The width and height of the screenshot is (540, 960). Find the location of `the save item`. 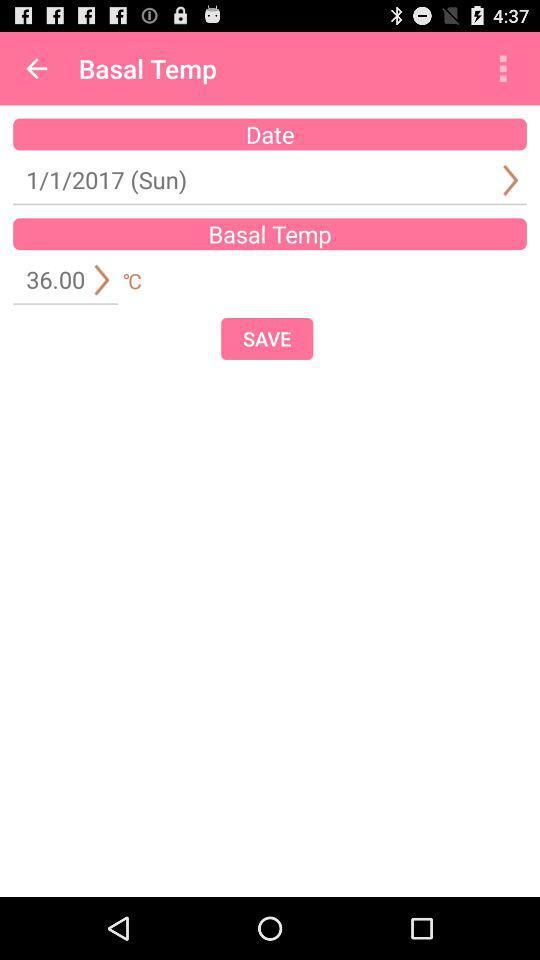

the save item is located at coordinates (267, 338).